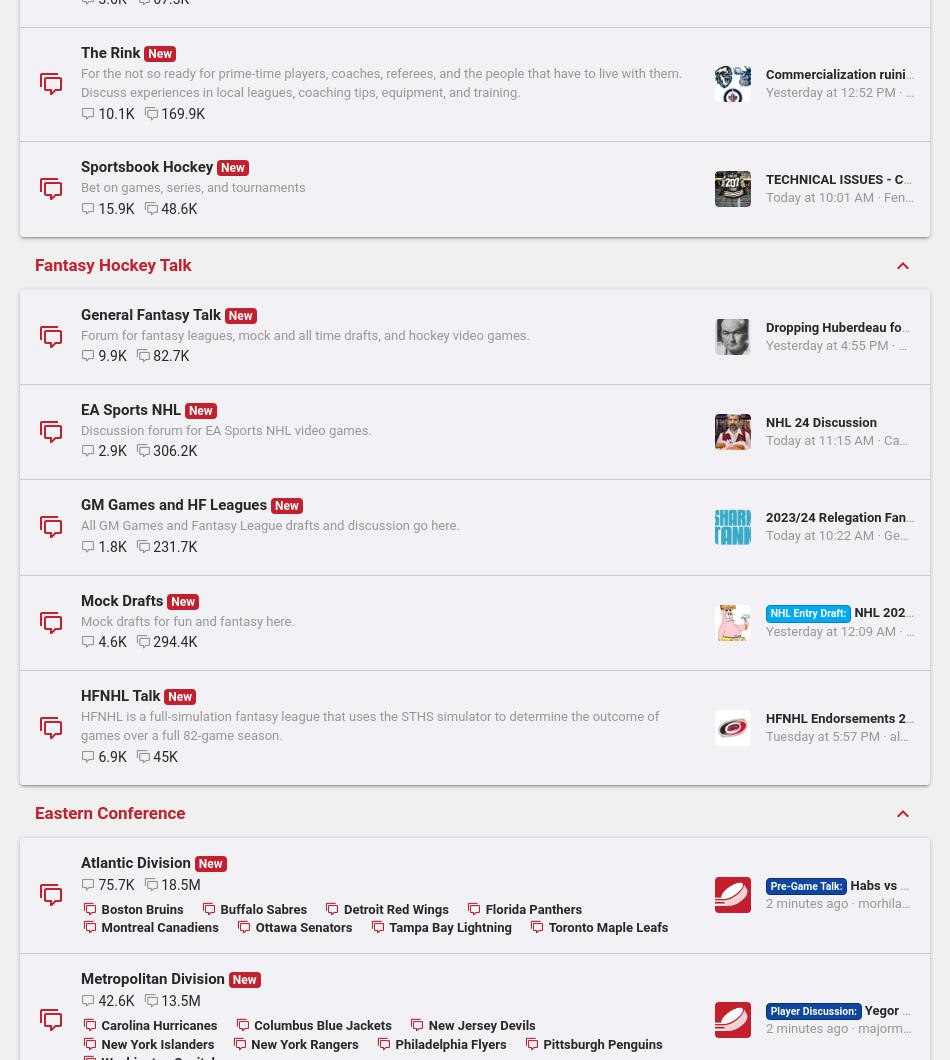 The height and width of the screenshot is (1060, 950). Describe the element at coordinates (207, 386) in the screenshot. I see `'For the not so ready for prime-time players, coaches, referees, and the people that have to live with them. Discuss experiences in local leagues, coaching tips, equipment, and training.'` at that location.